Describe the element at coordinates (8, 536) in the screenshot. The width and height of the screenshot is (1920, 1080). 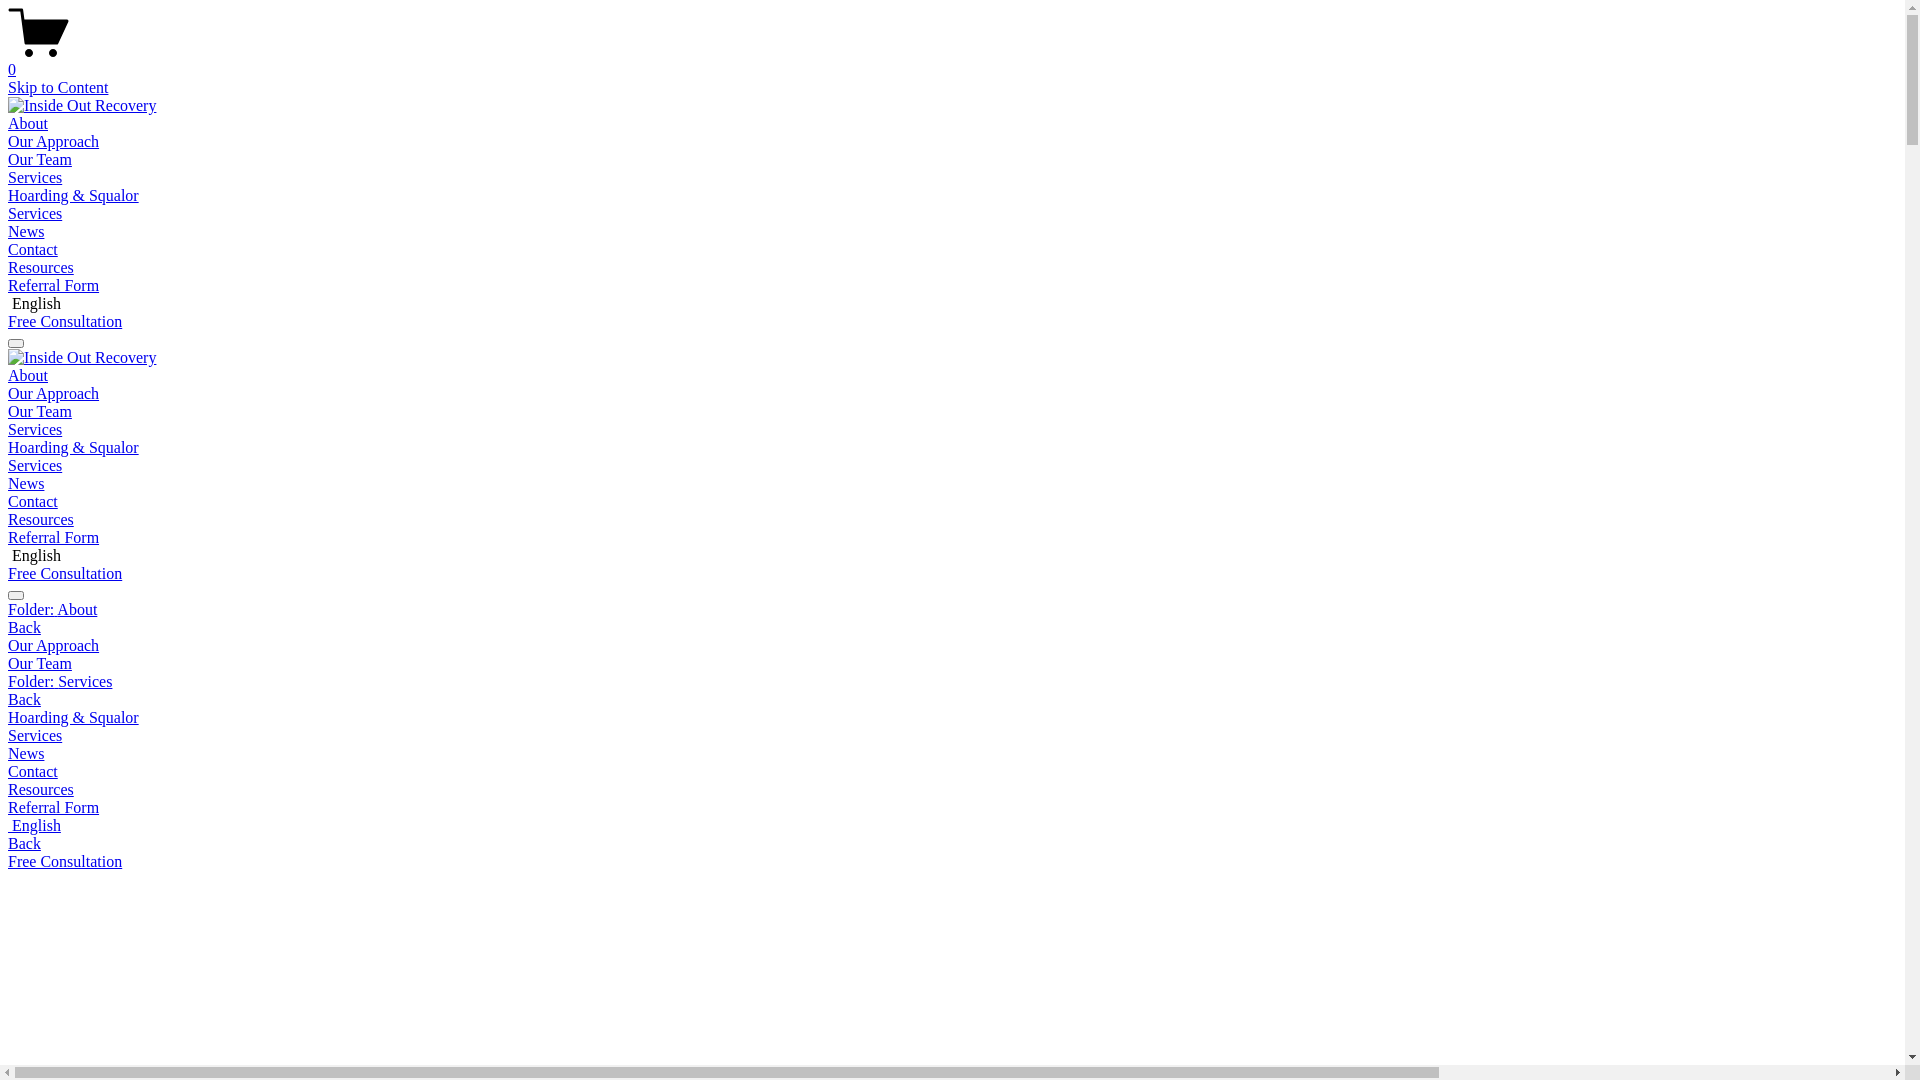
I see `'Referral Form'` at that location.